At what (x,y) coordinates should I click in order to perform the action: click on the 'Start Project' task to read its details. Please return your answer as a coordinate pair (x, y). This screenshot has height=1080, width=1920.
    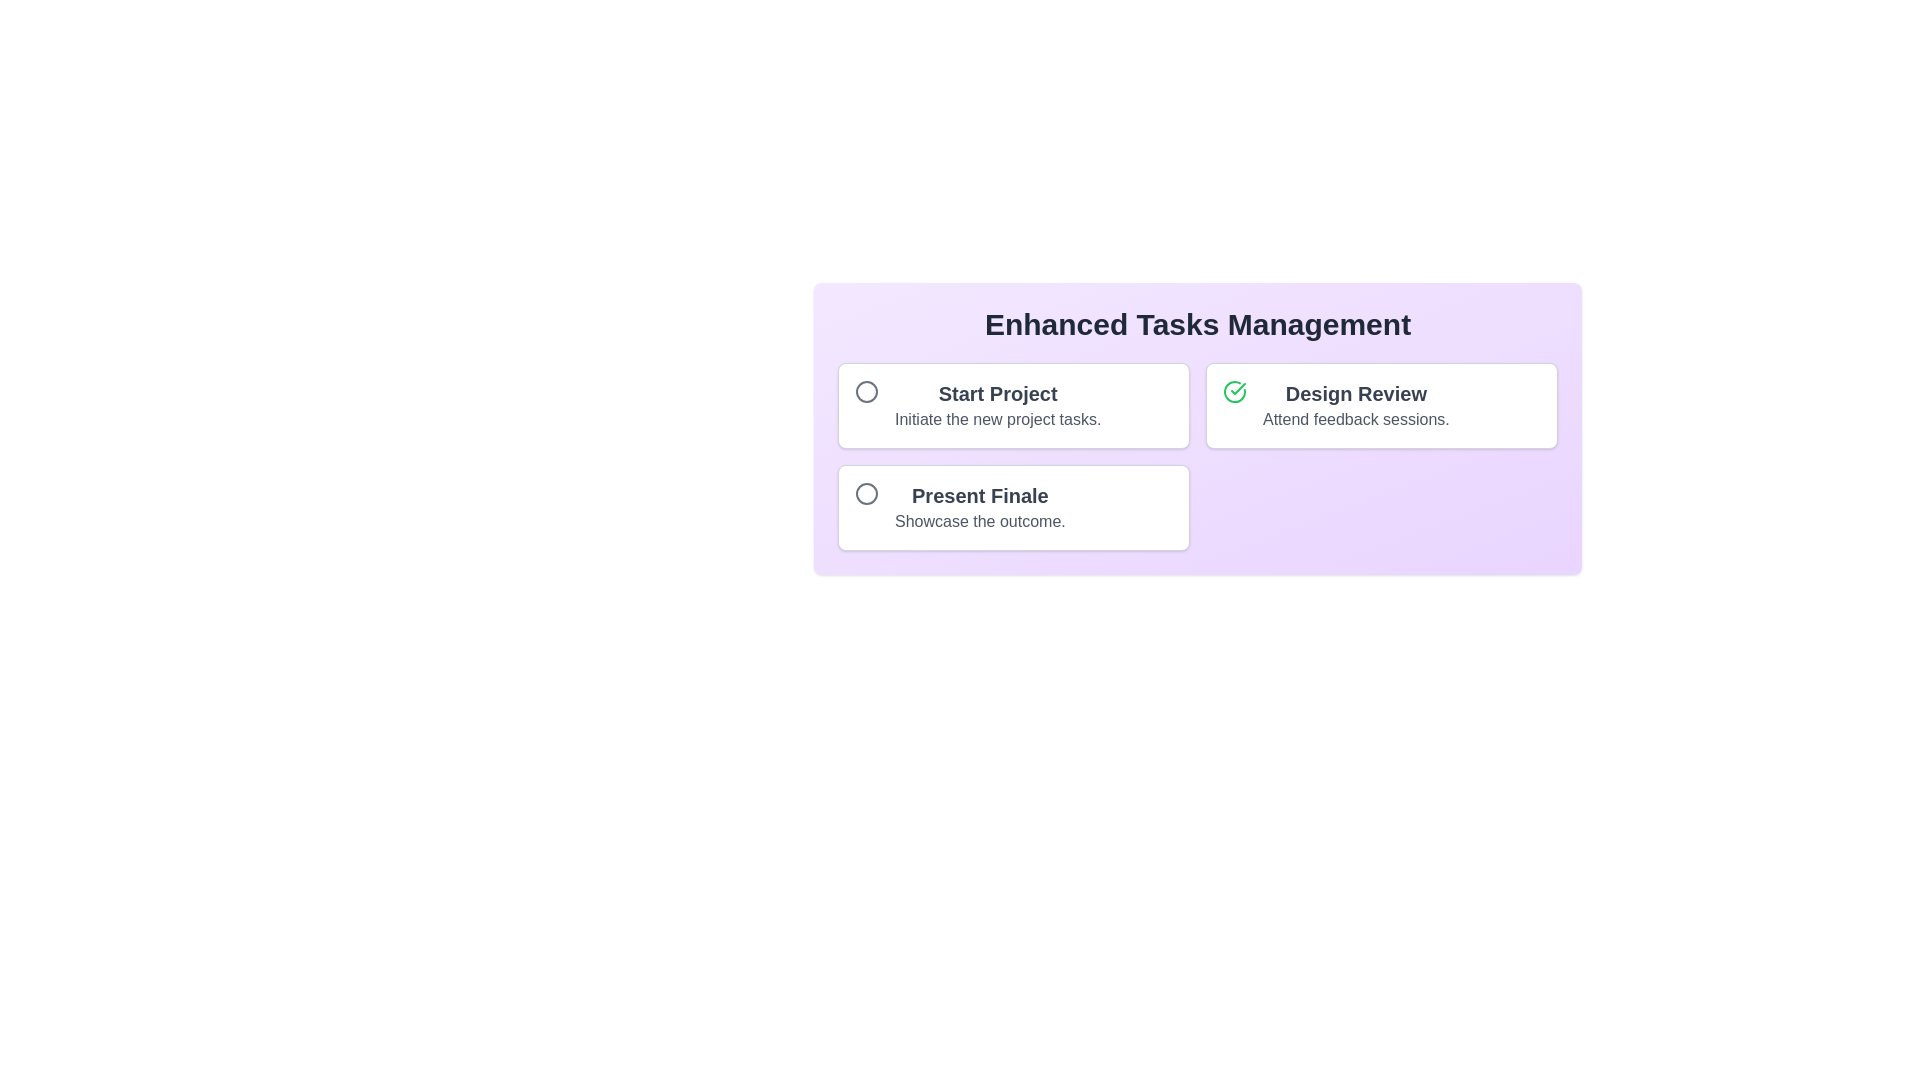
    Looking at the image, I should click on (1013, 405).